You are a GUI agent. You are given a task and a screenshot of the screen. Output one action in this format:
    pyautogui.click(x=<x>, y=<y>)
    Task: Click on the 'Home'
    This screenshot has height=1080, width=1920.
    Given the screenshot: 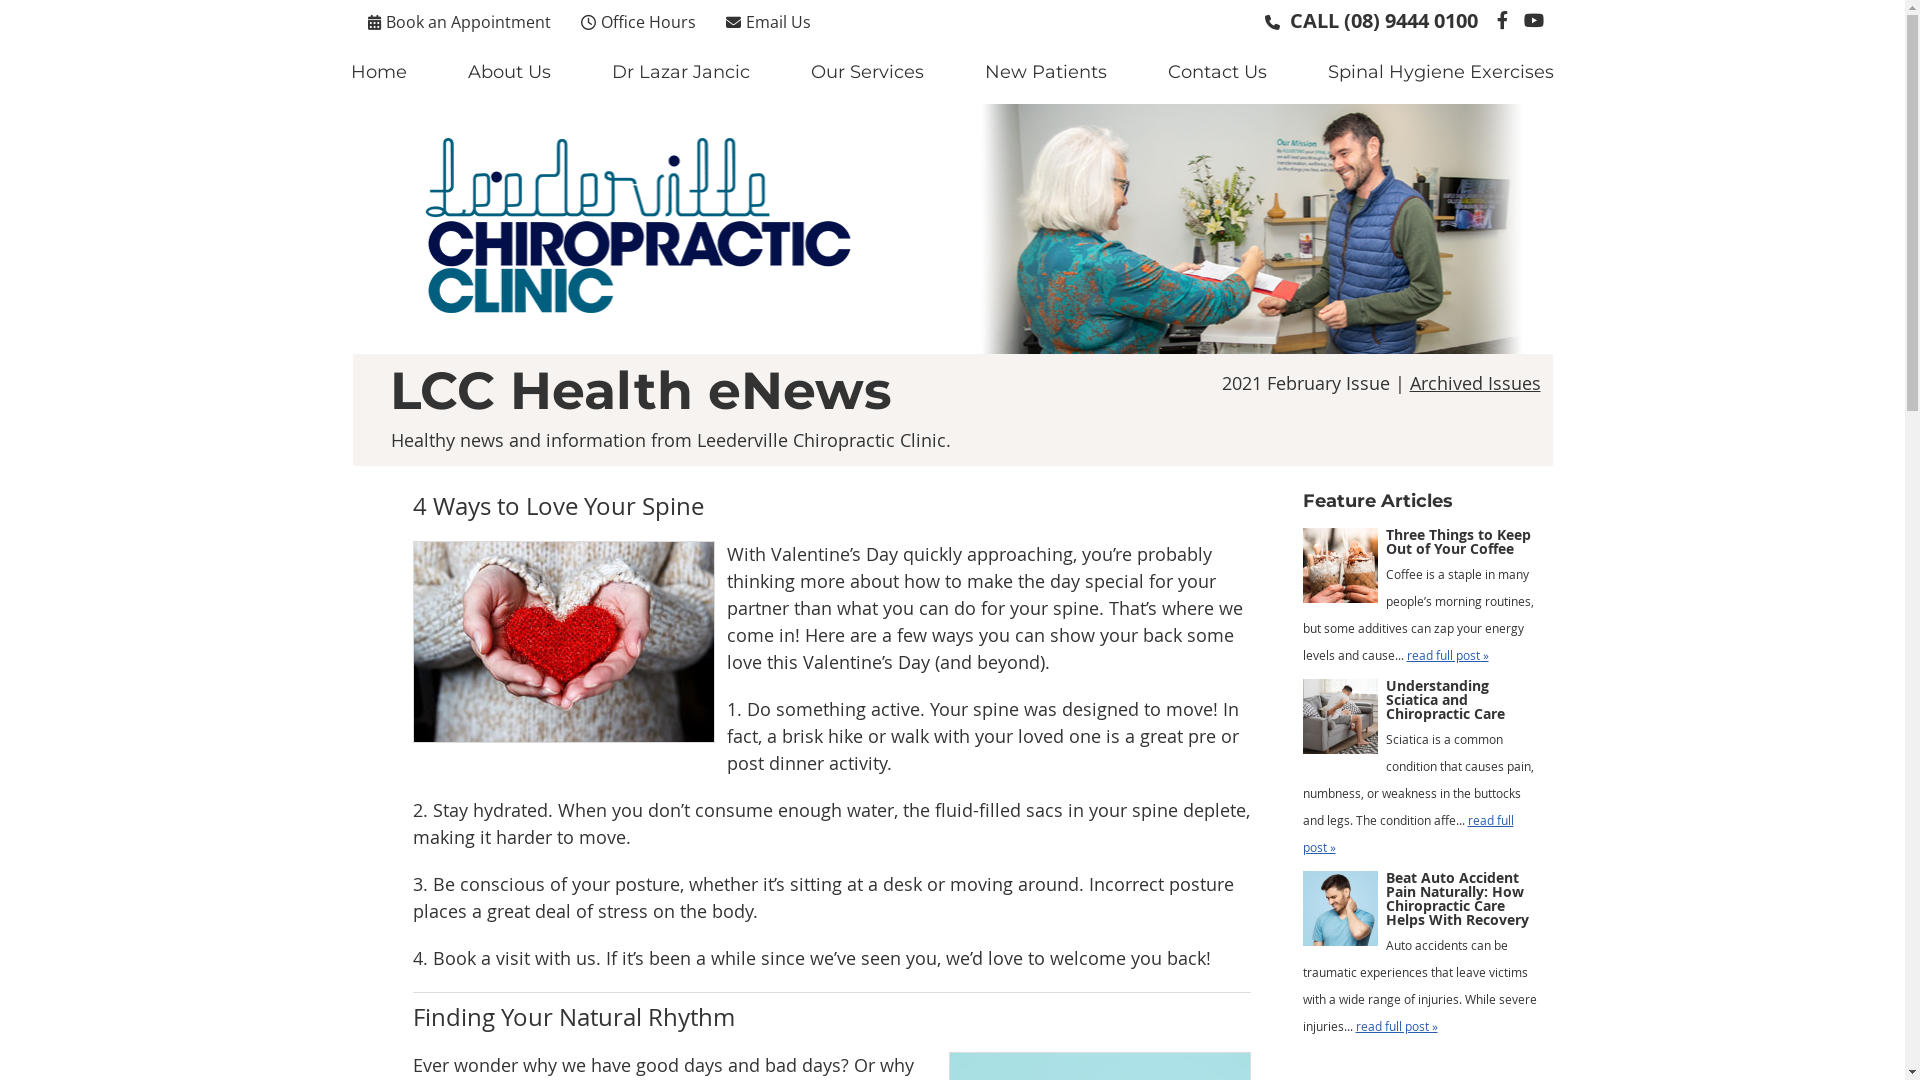 What is the action you would take?
    pyautogui.click(x=379, y=71)
    